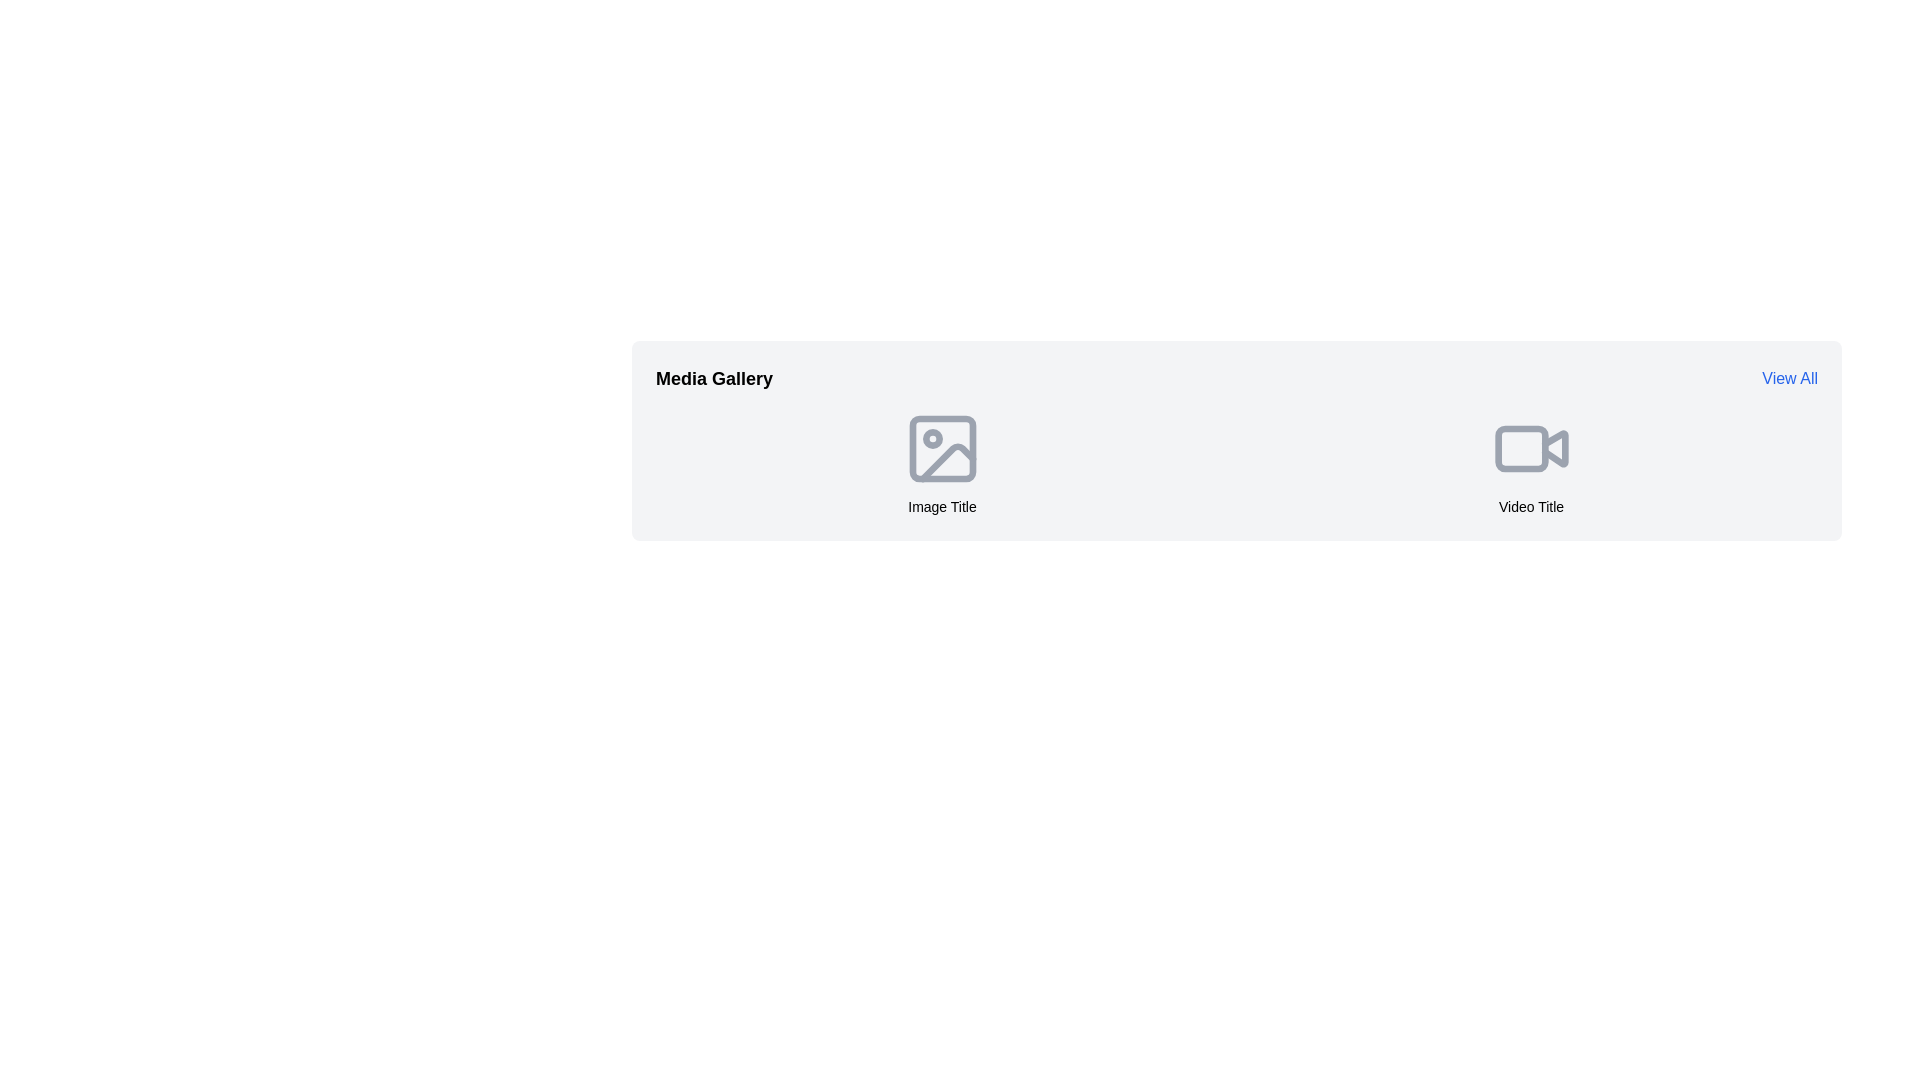  Describe the element at coordinates (1530, 462) in the screenshot. I see `the video camera icon in the interactive card labeled 'Video Title' to potentially reveal additional information` at that location.